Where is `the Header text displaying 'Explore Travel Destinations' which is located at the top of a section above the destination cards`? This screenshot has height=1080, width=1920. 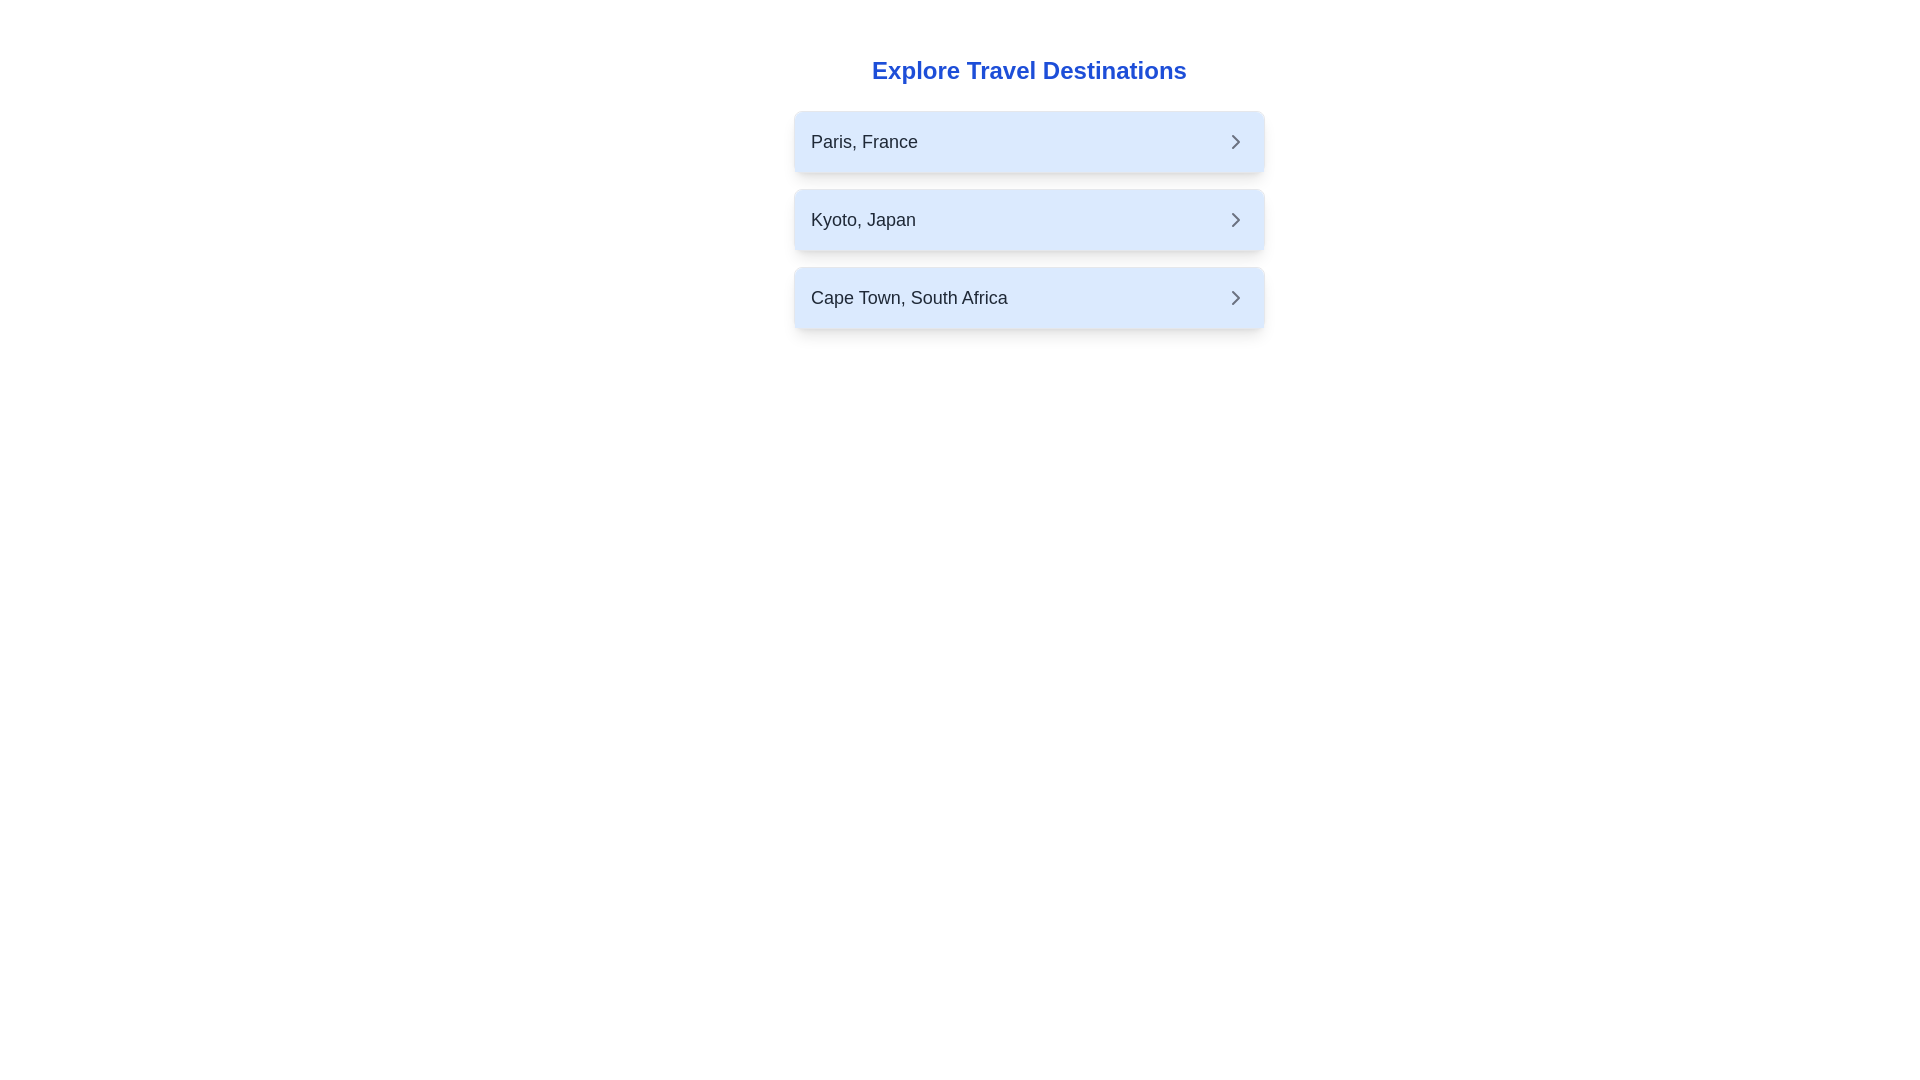
the Header text displaying 'Explore Travel Destinations' which is located at the top of a section above the destination cards is located at coordinates (1029, 69).